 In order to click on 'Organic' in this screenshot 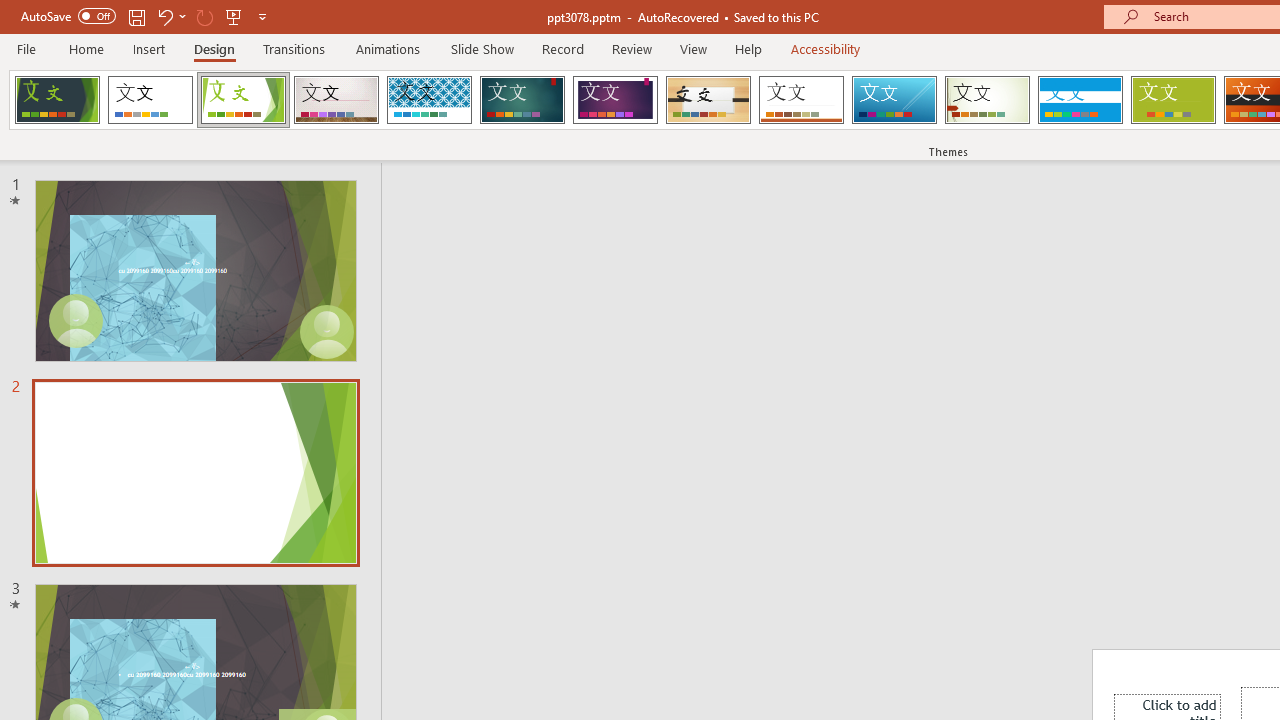, I will do `click(708, 100)`.